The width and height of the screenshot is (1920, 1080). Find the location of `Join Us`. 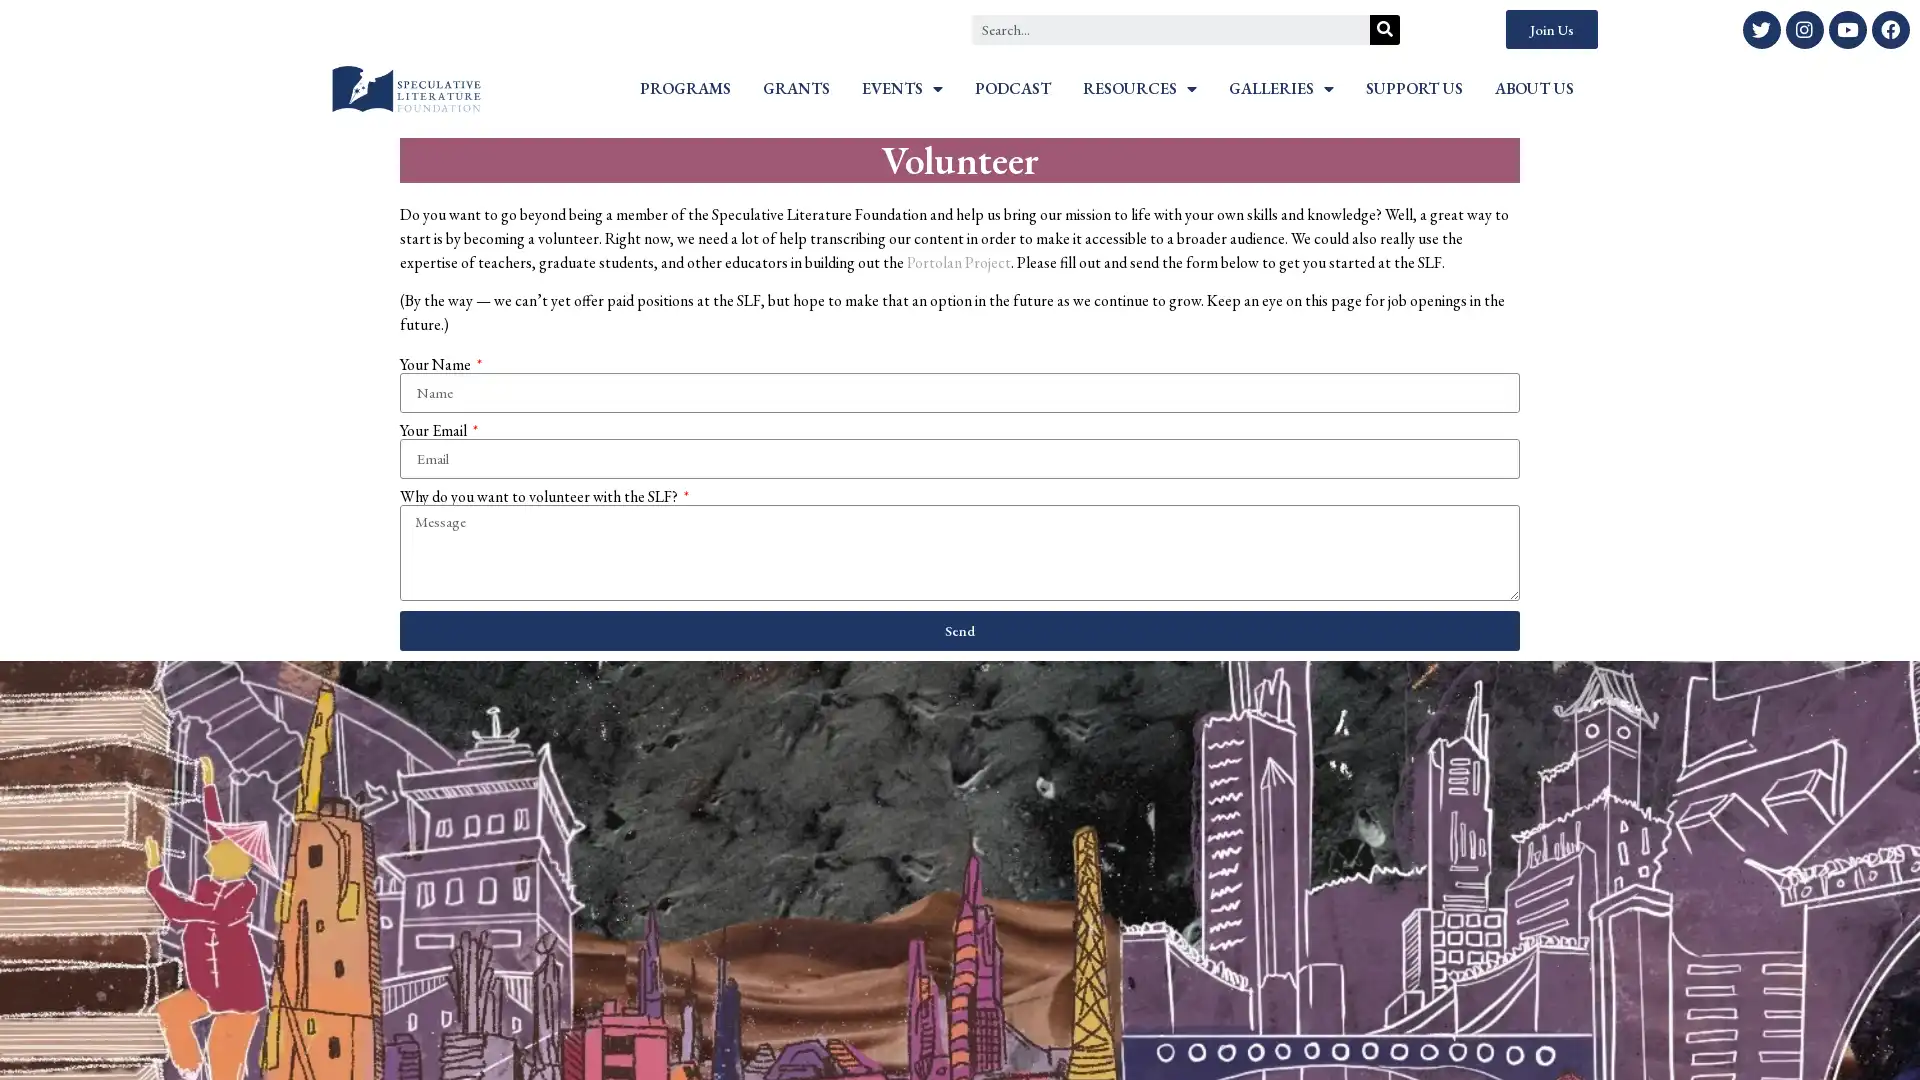

Join Us is located at coordinates (1550, 29).